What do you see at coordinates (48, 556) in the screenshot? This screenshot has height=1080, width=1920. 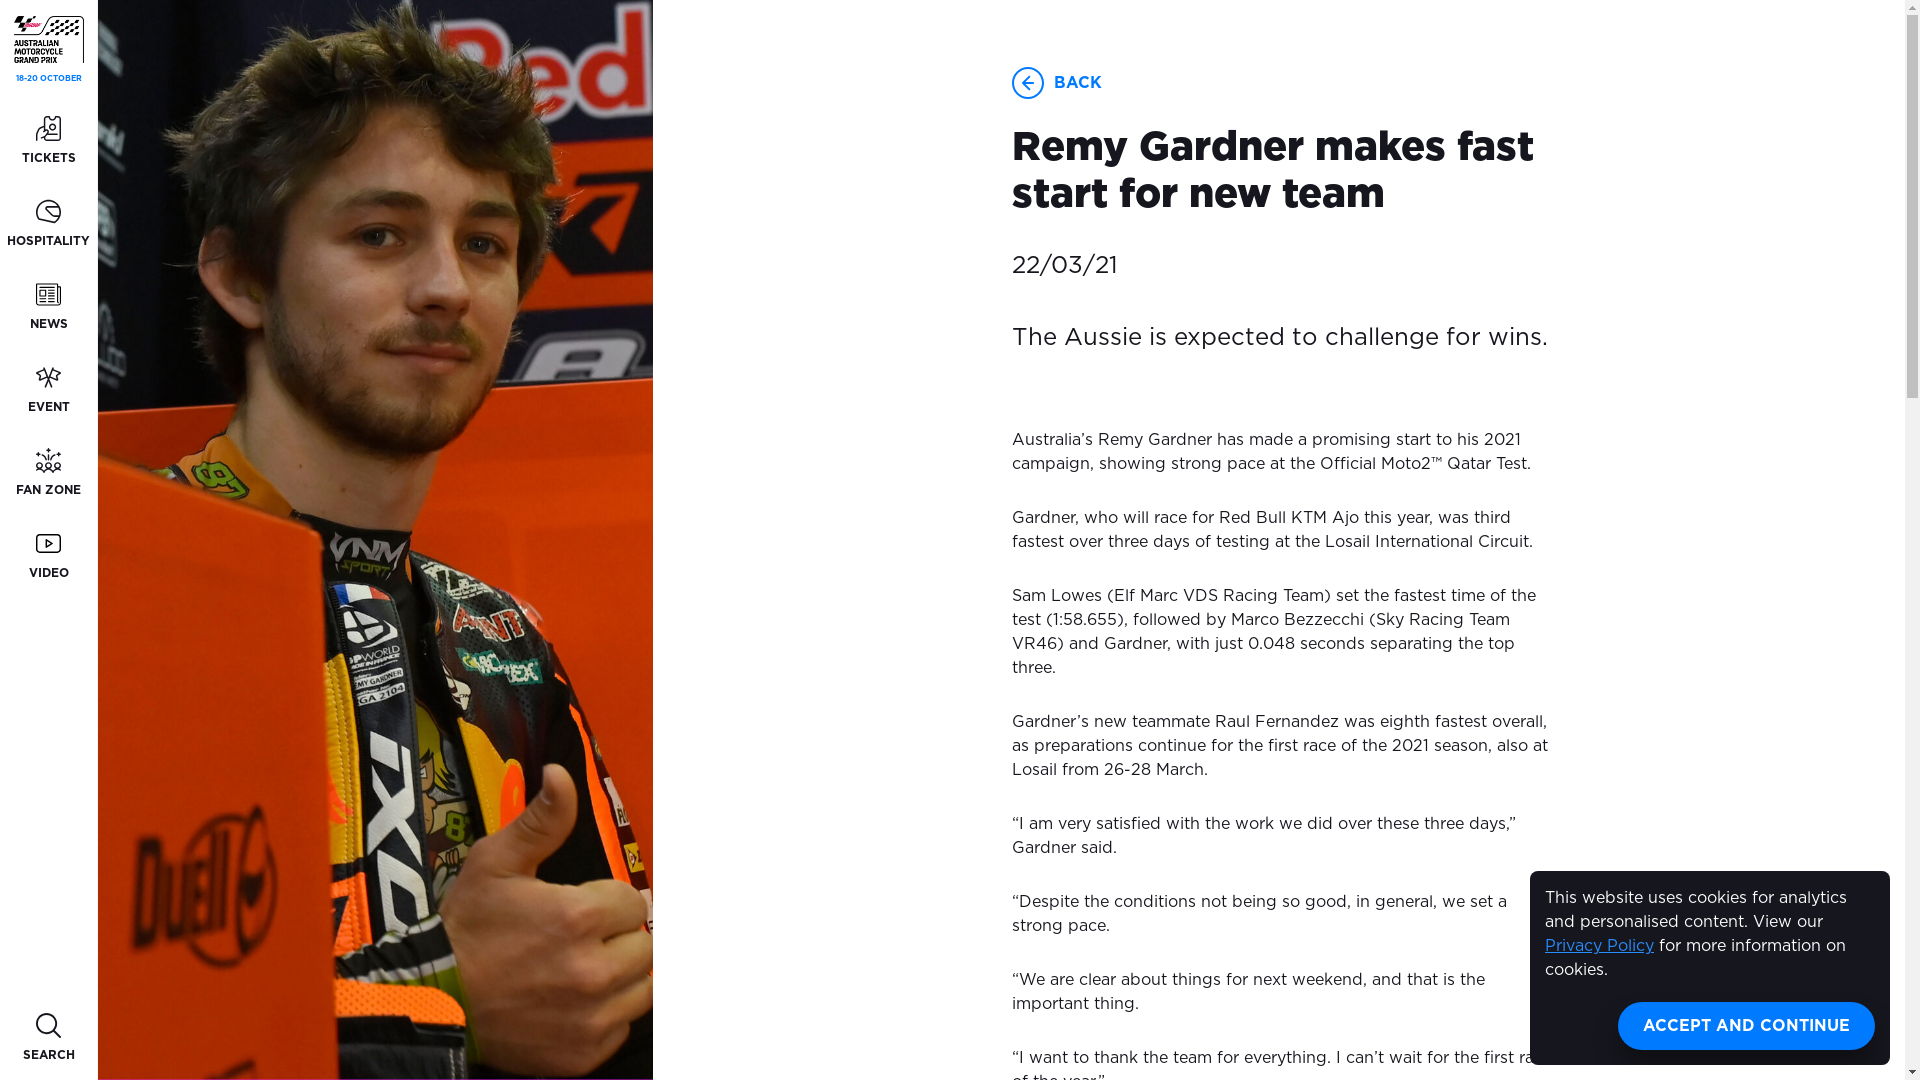 I see `'VIDEO'` at bounding box center [48, 556].